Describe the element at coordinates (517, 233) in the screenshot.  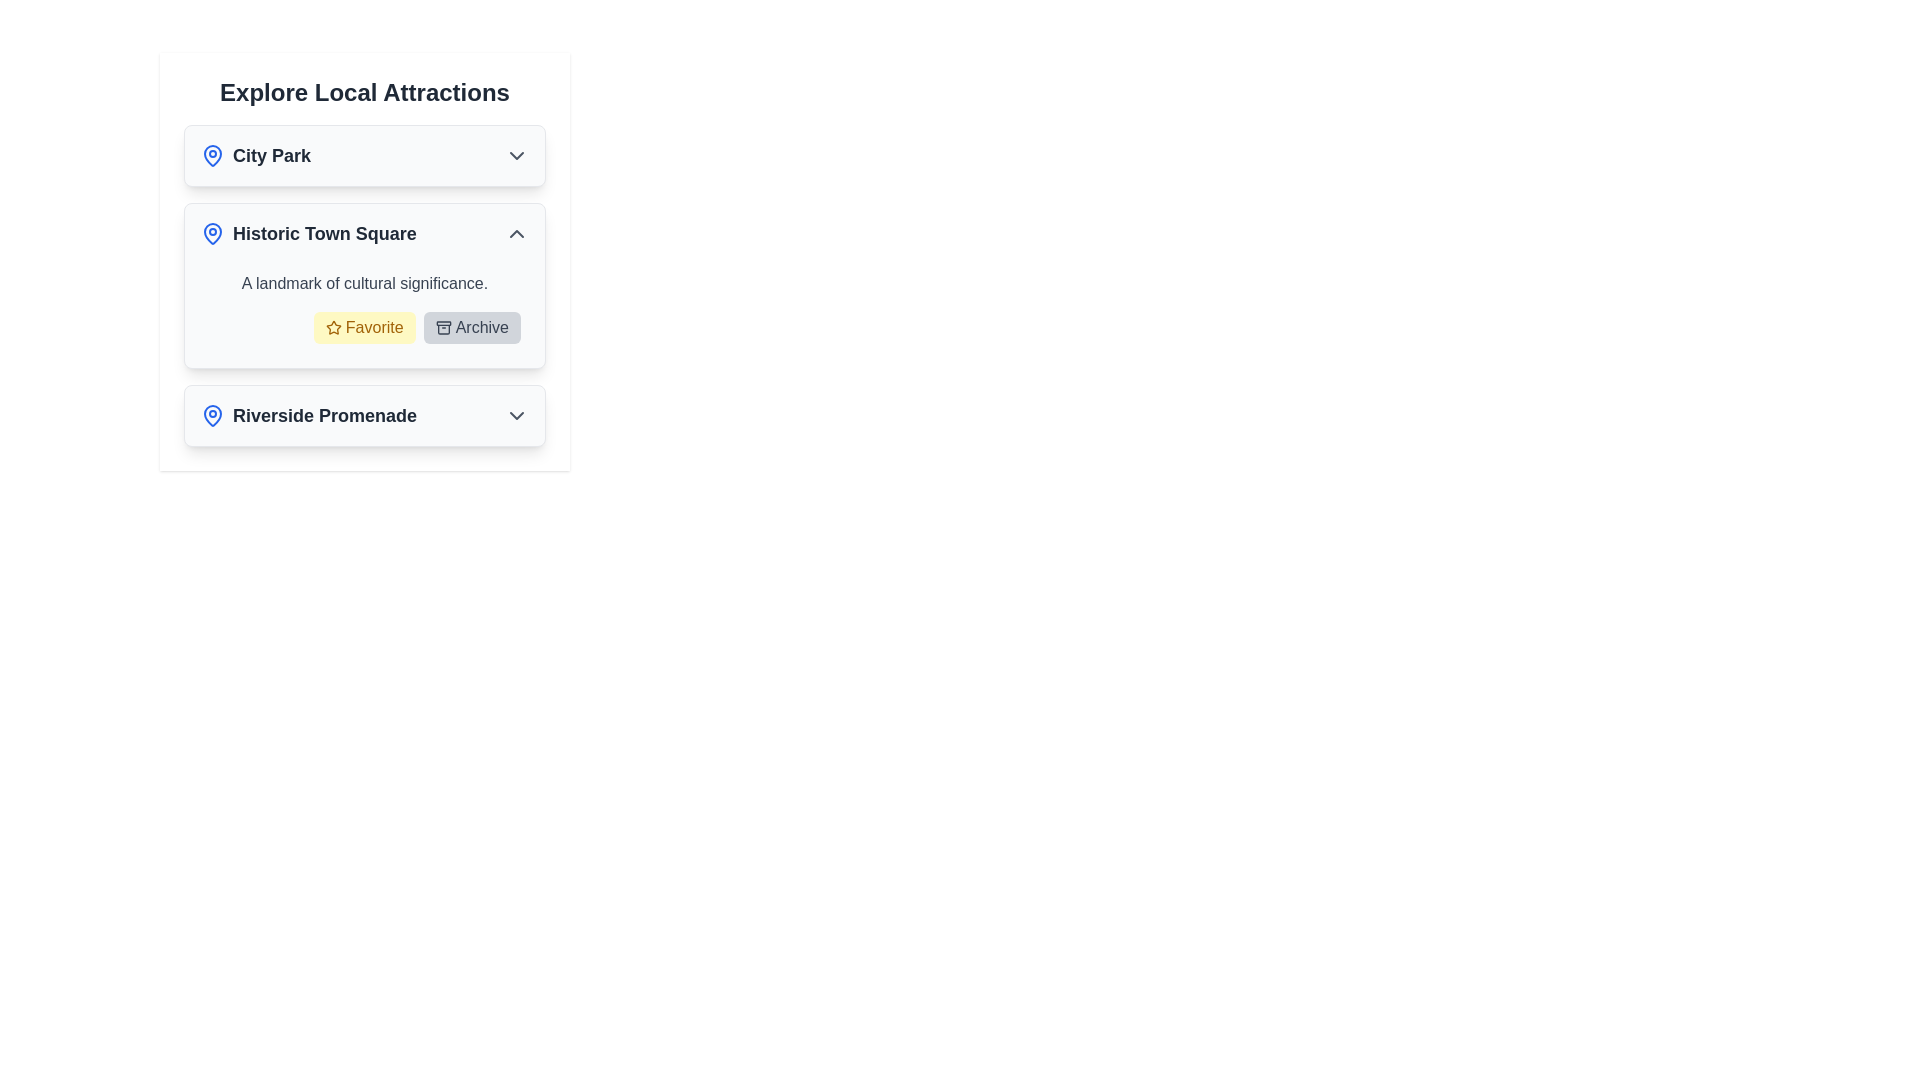
I see `the Chevron Up icon located at the rightmost edge of the section containing 'Historic Town Square'` at that location.